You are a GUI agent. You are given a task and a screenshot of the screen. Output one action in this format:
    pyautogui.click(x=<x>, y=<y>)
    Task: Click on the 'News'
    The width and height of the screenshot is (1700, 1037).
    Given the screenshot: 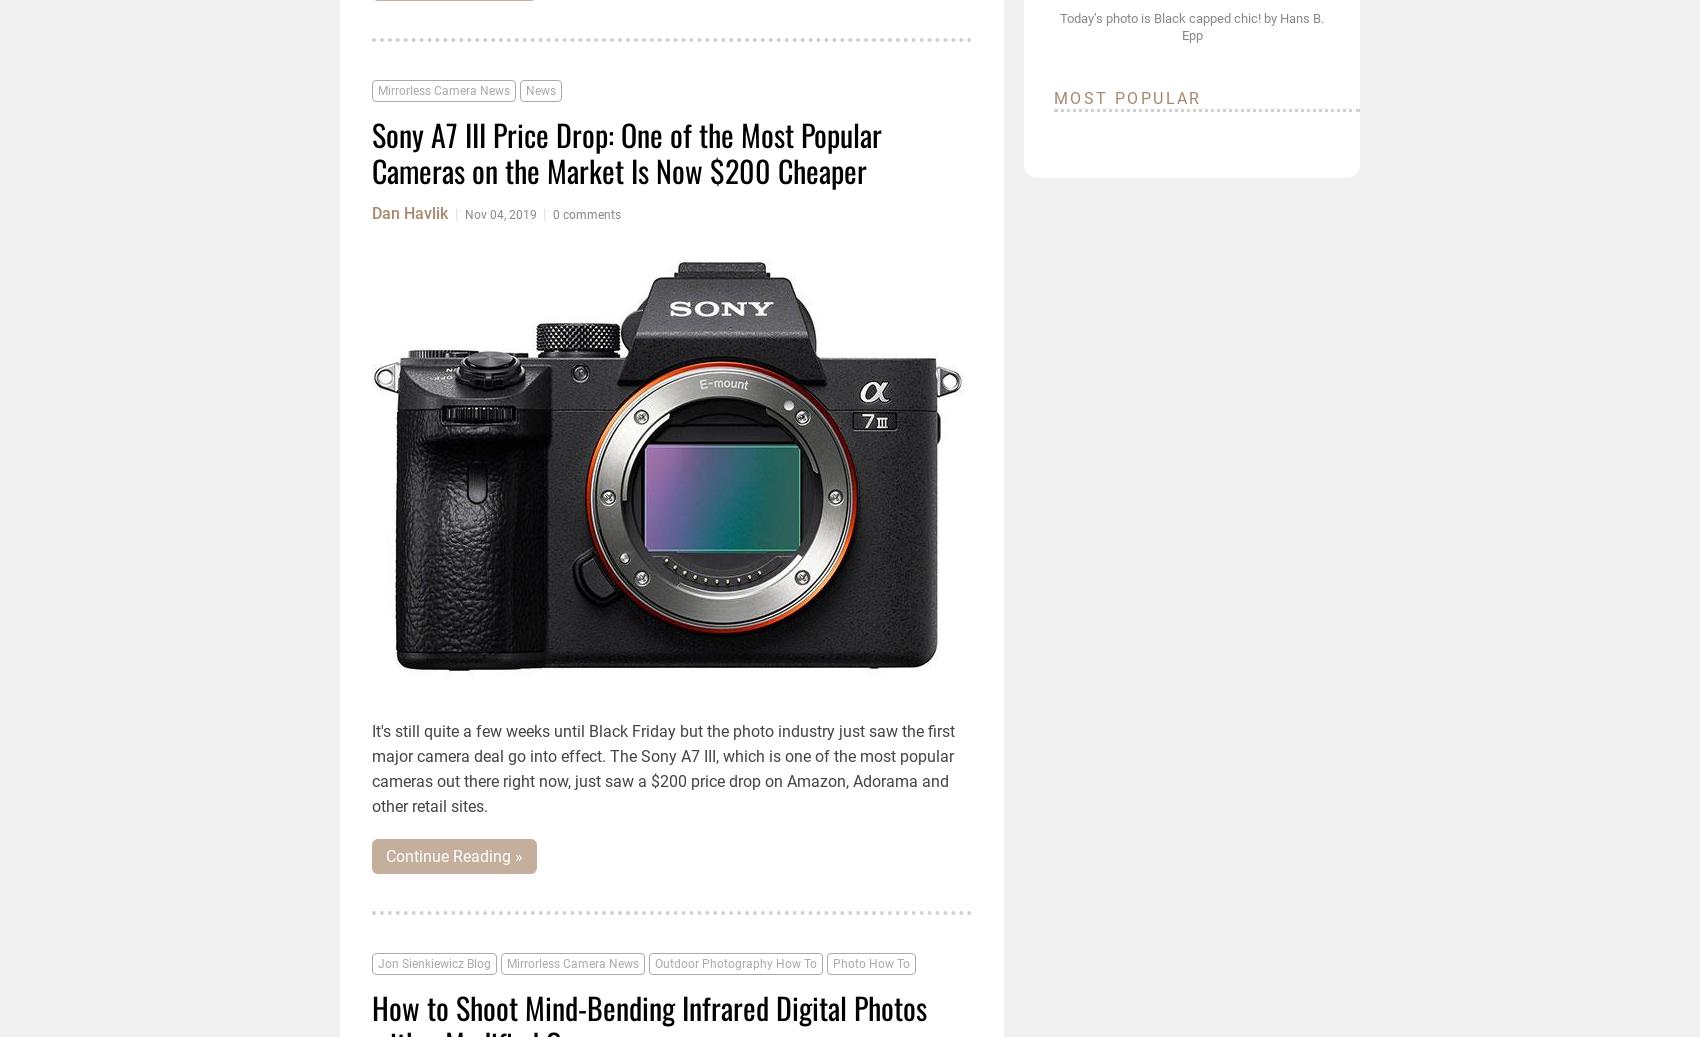 What is the action you would take?
    pyautogui.click(x=539, y=90)
    